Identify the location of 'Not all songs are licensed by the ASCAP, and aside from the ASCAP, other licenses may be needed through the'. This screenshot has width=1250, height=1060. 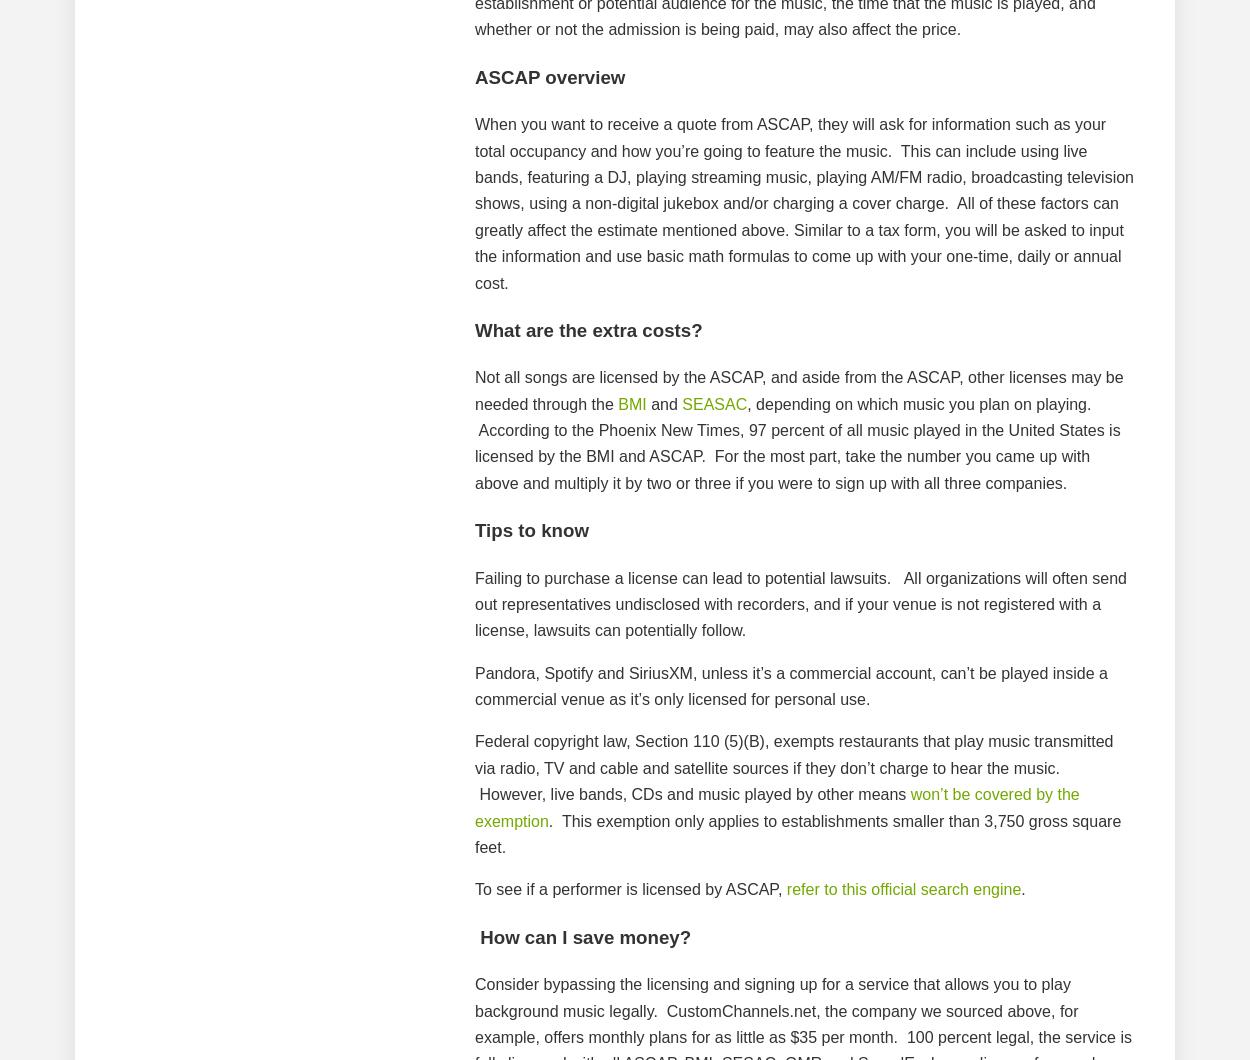
(799, 390).